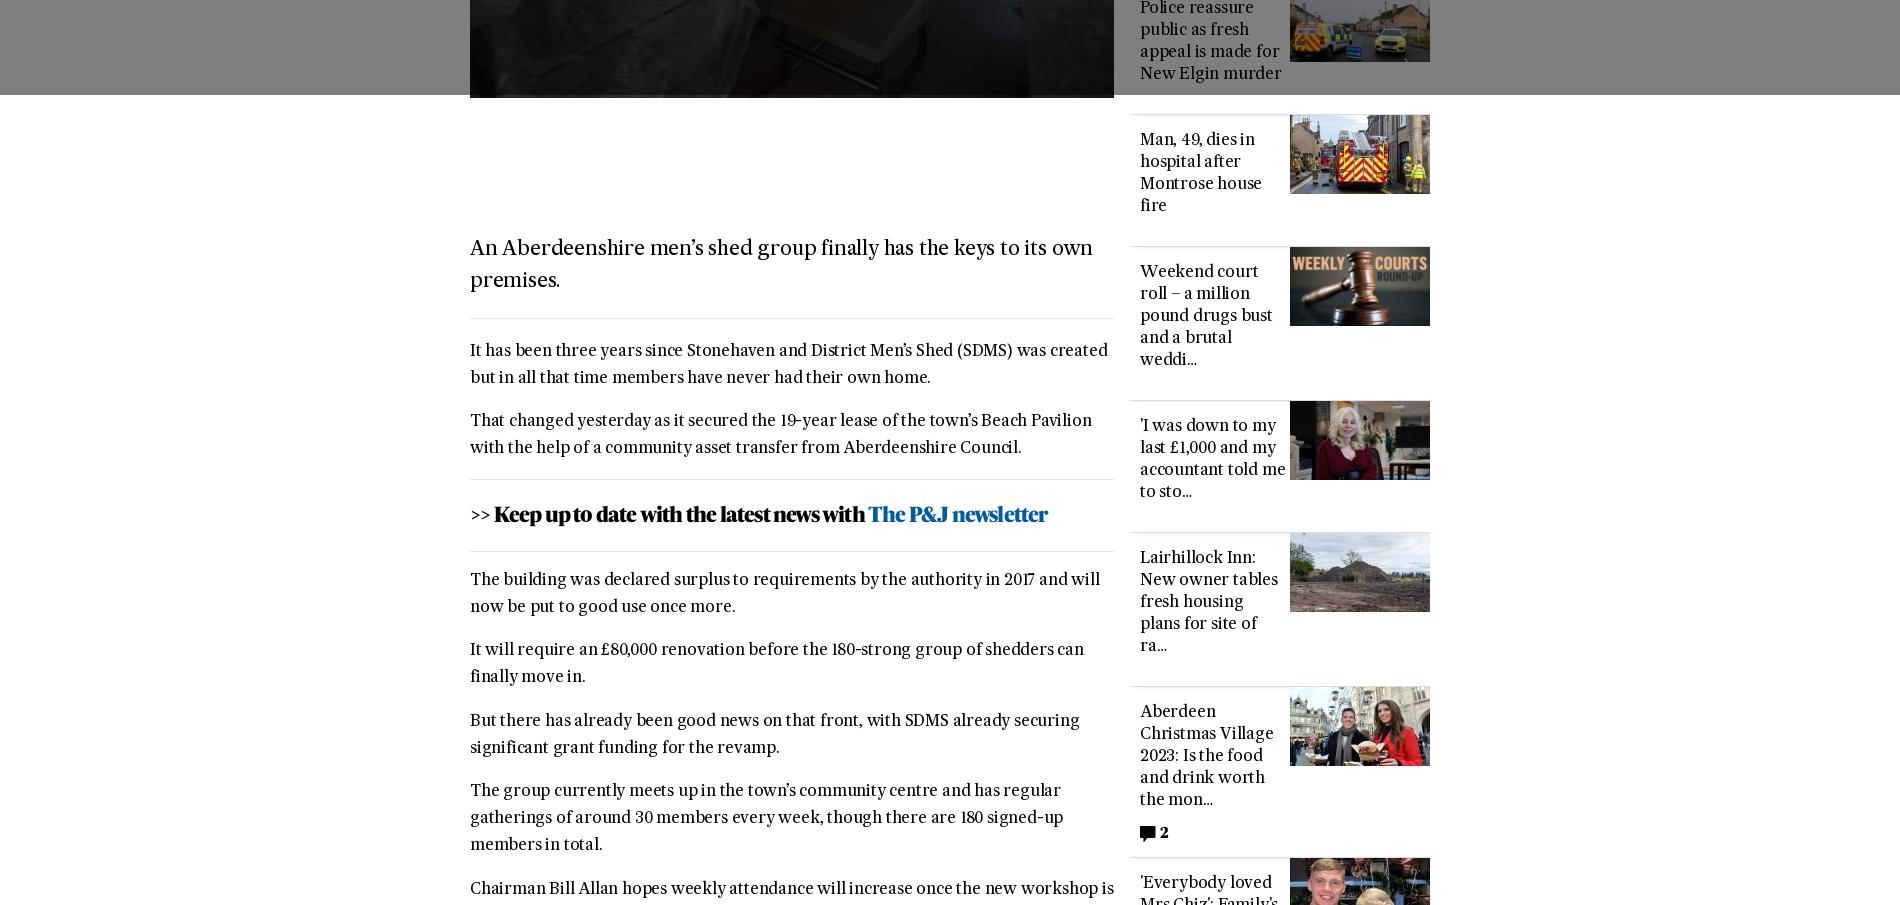  Describe the element at coordinates (957, 514) in the screenshot. I see `'The P&J newsletter'` at that location.